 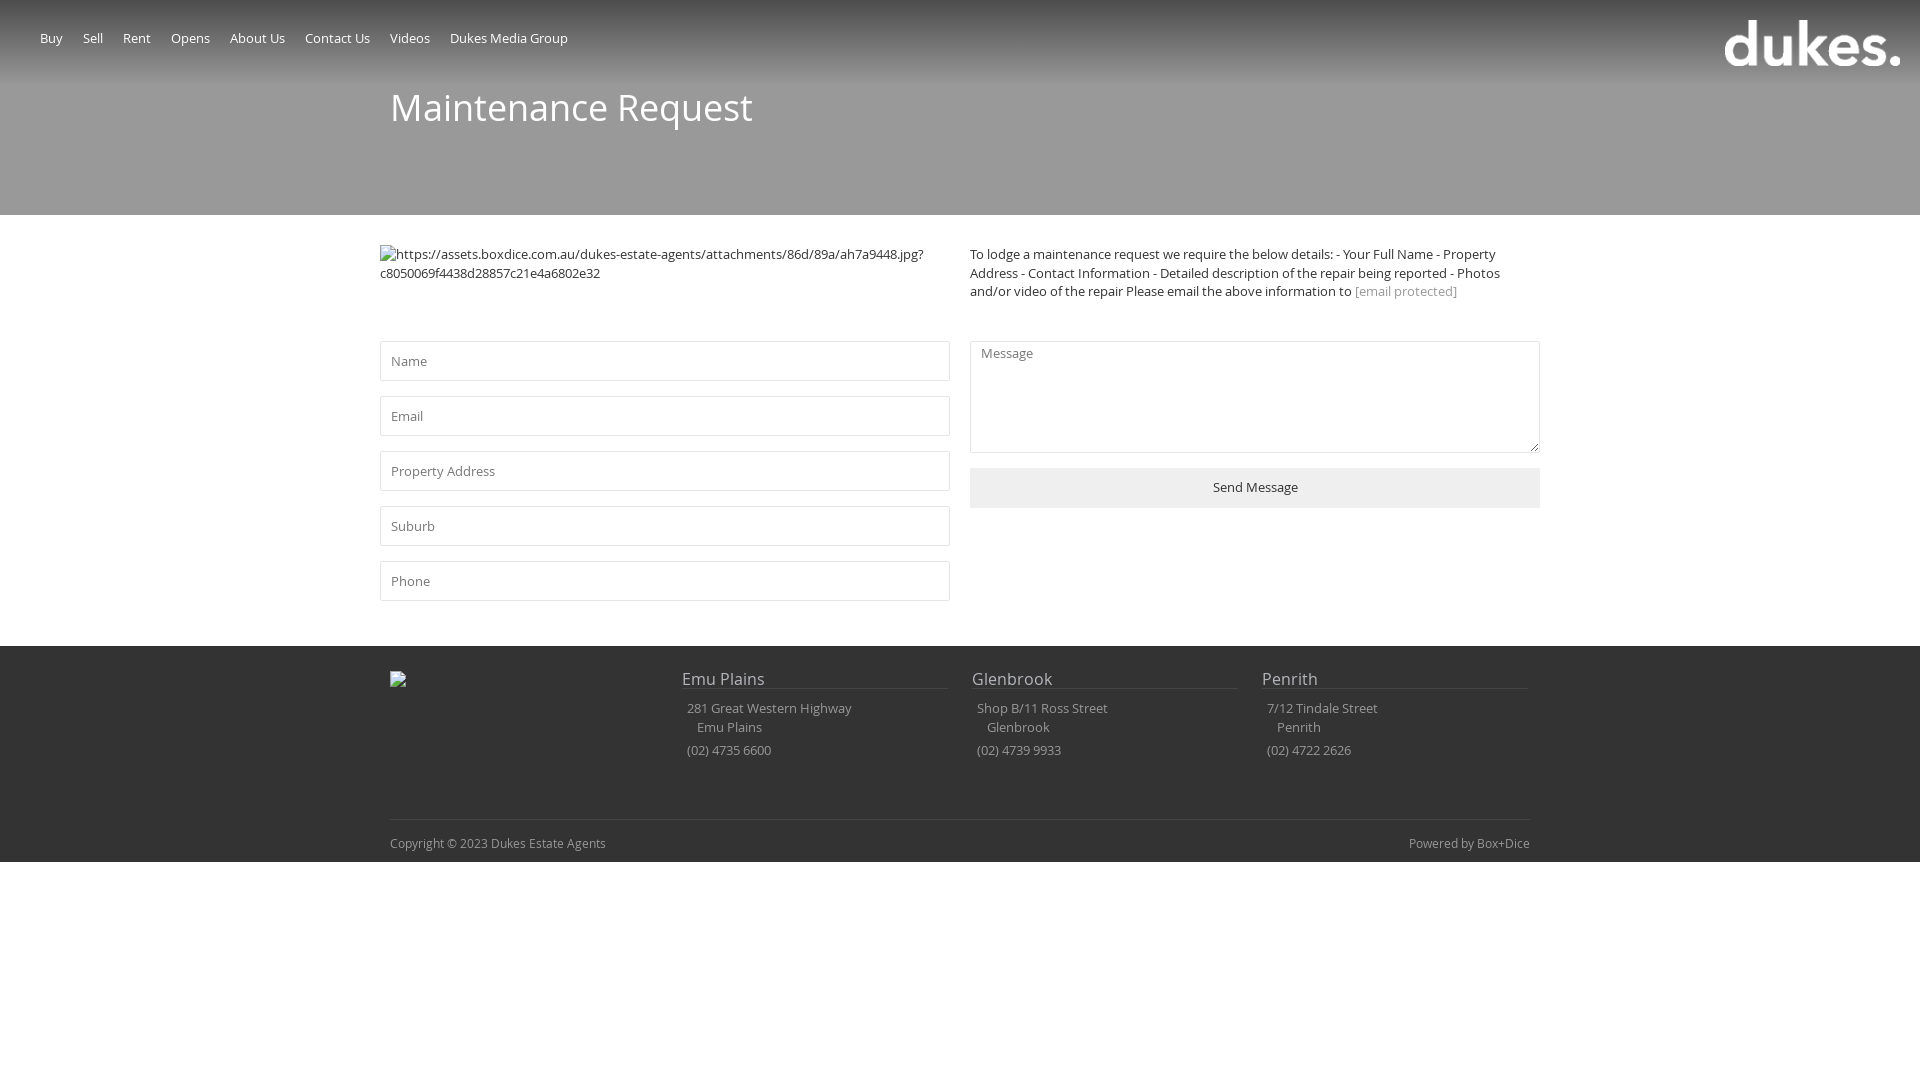 What do you see at coordinates (256, 38) in the screenshot?
I see `'About Us'` at bounding box center [256, 38].